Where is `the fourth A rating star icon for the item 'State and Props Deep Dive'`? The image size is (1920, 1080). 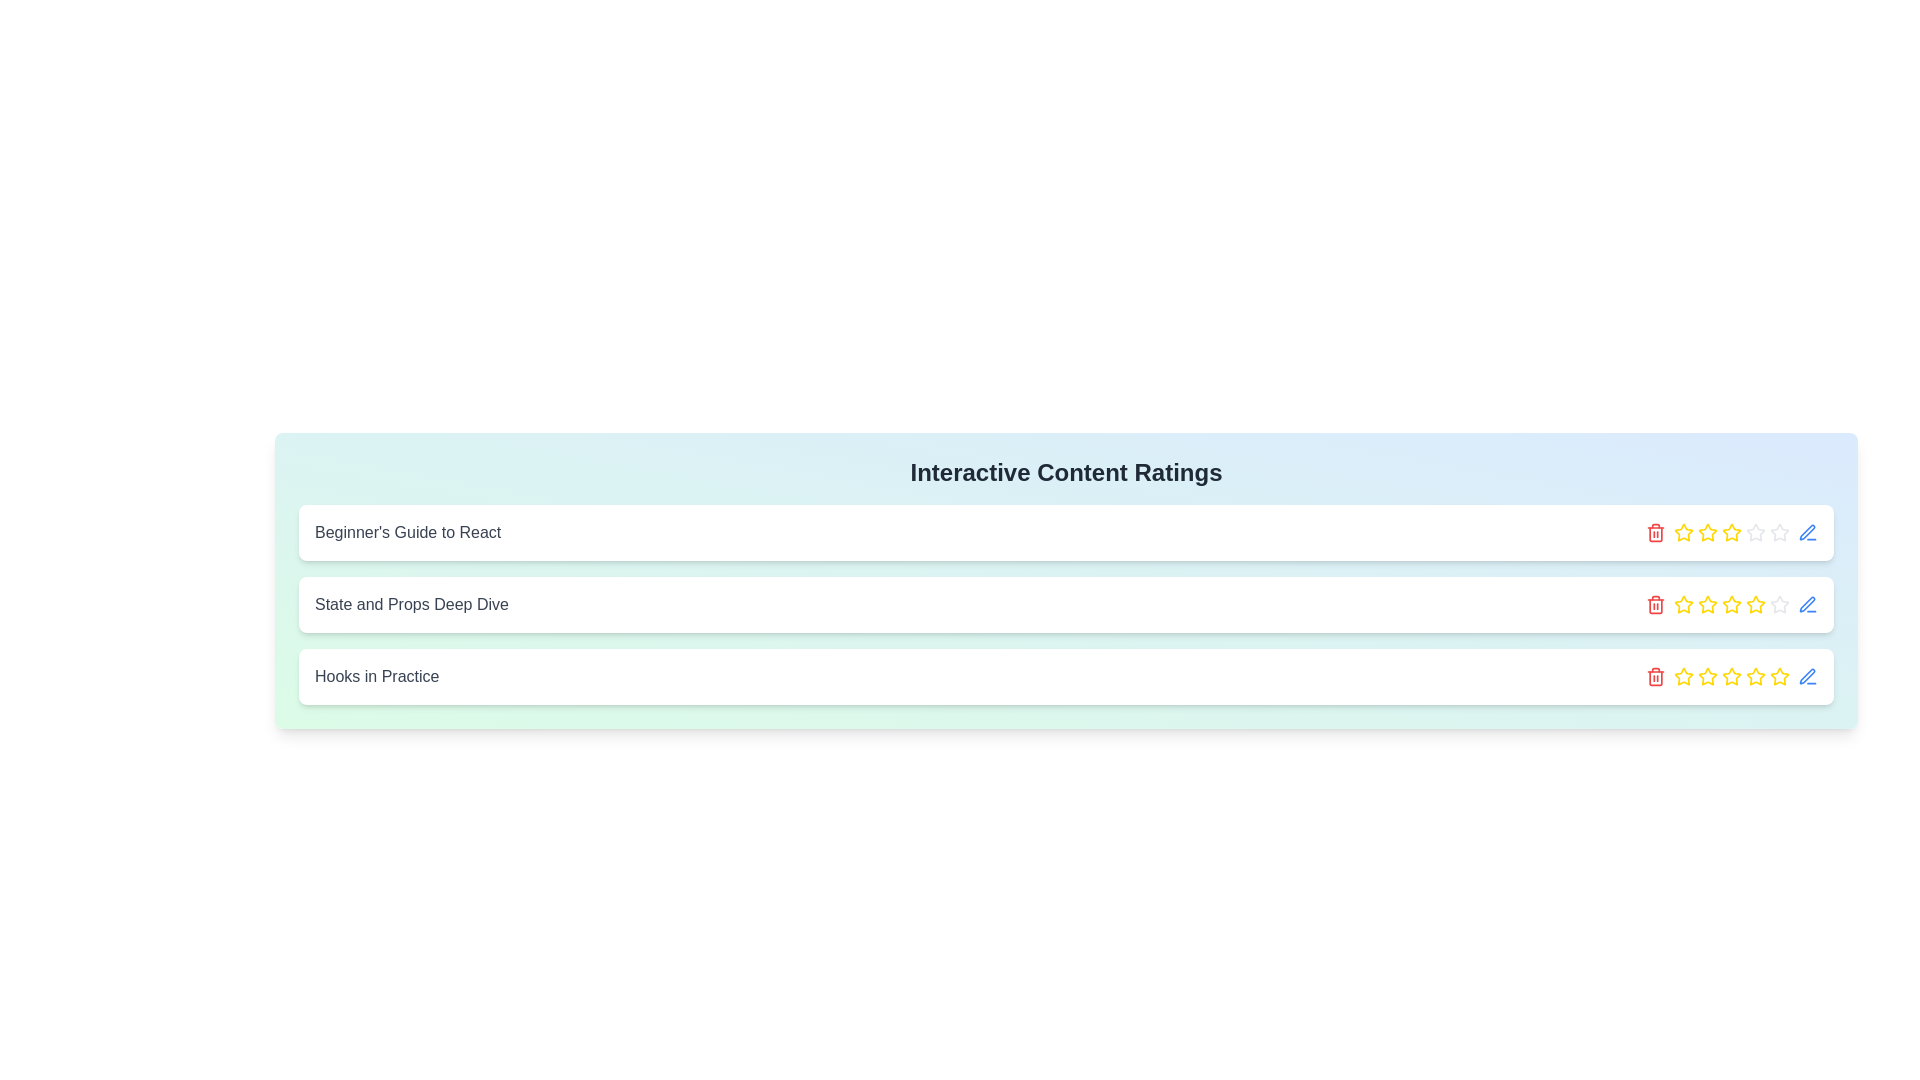
the fourth A rating star icon for the item 'State and Props Deep Dive' is located at coordinates (1731, 531).